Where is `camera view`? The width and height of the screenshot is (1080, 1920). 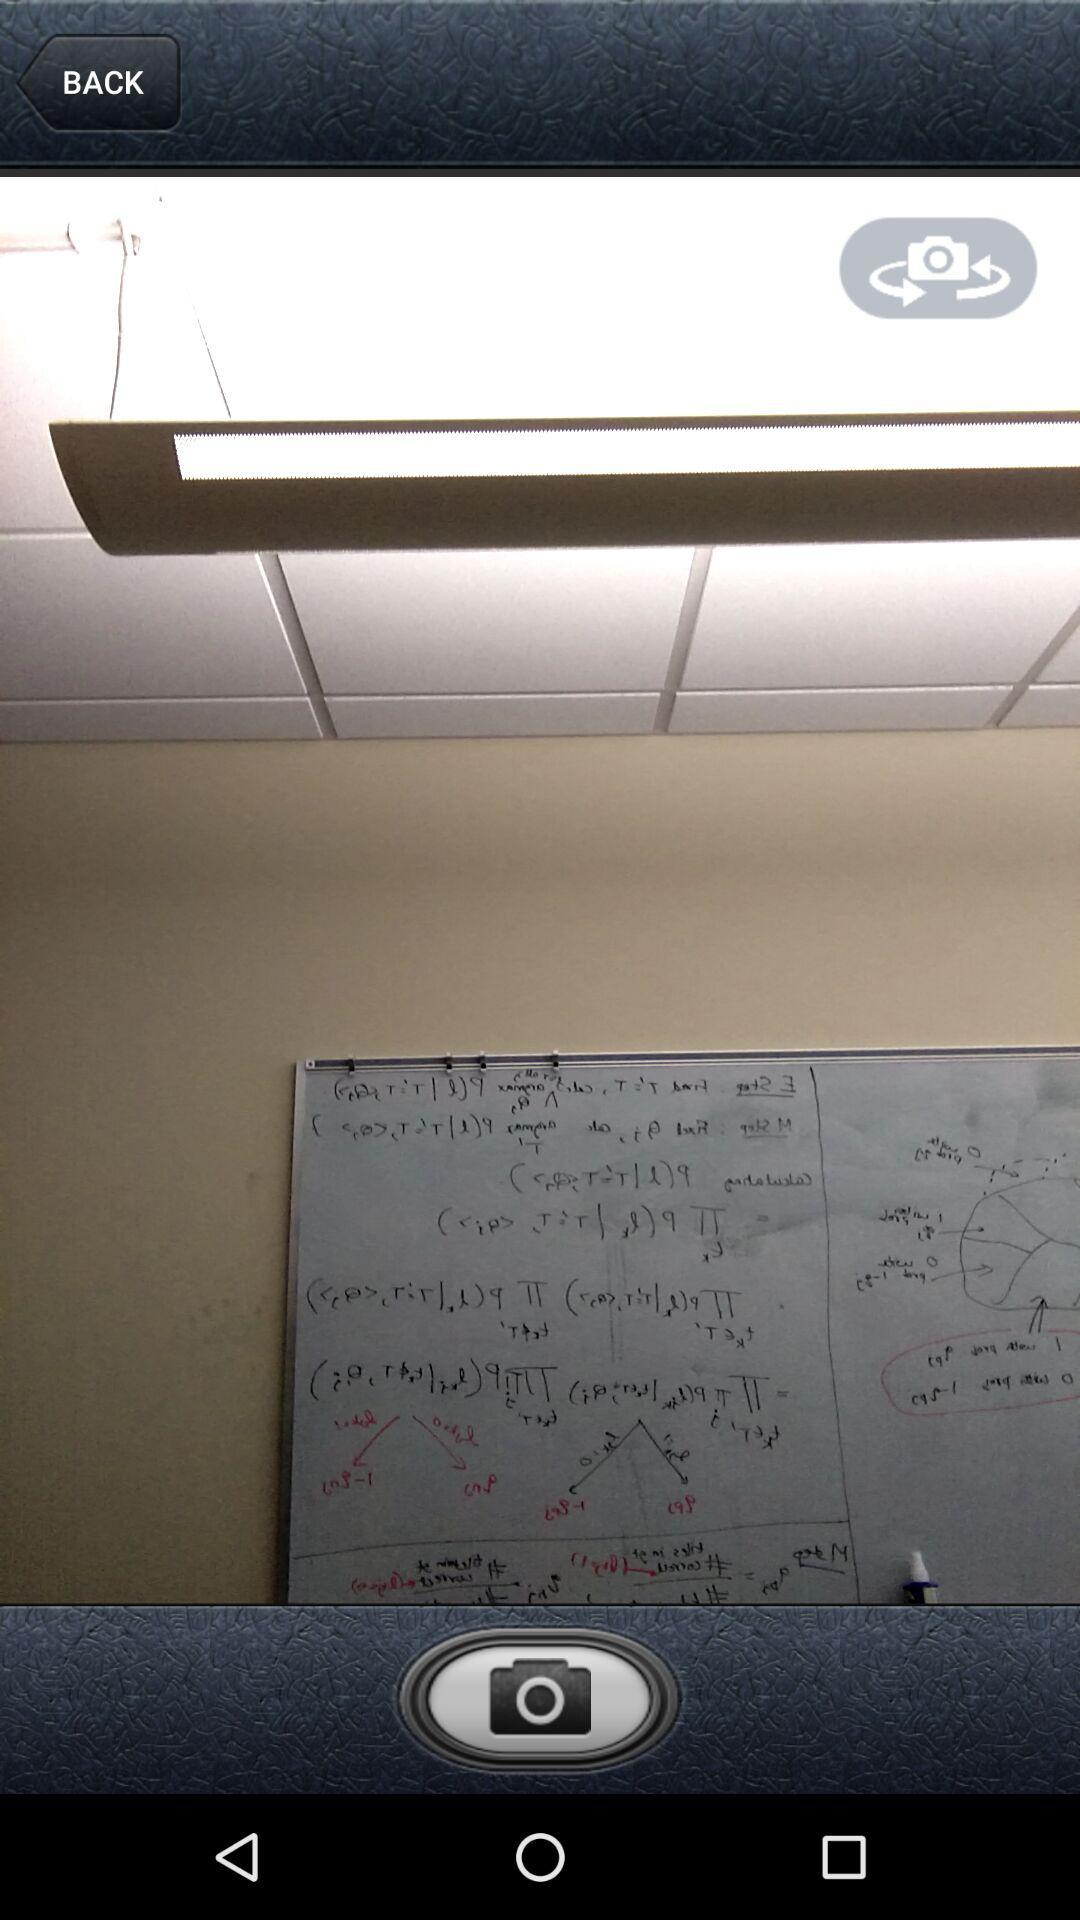
camera view is located at coordinates (938, 267).